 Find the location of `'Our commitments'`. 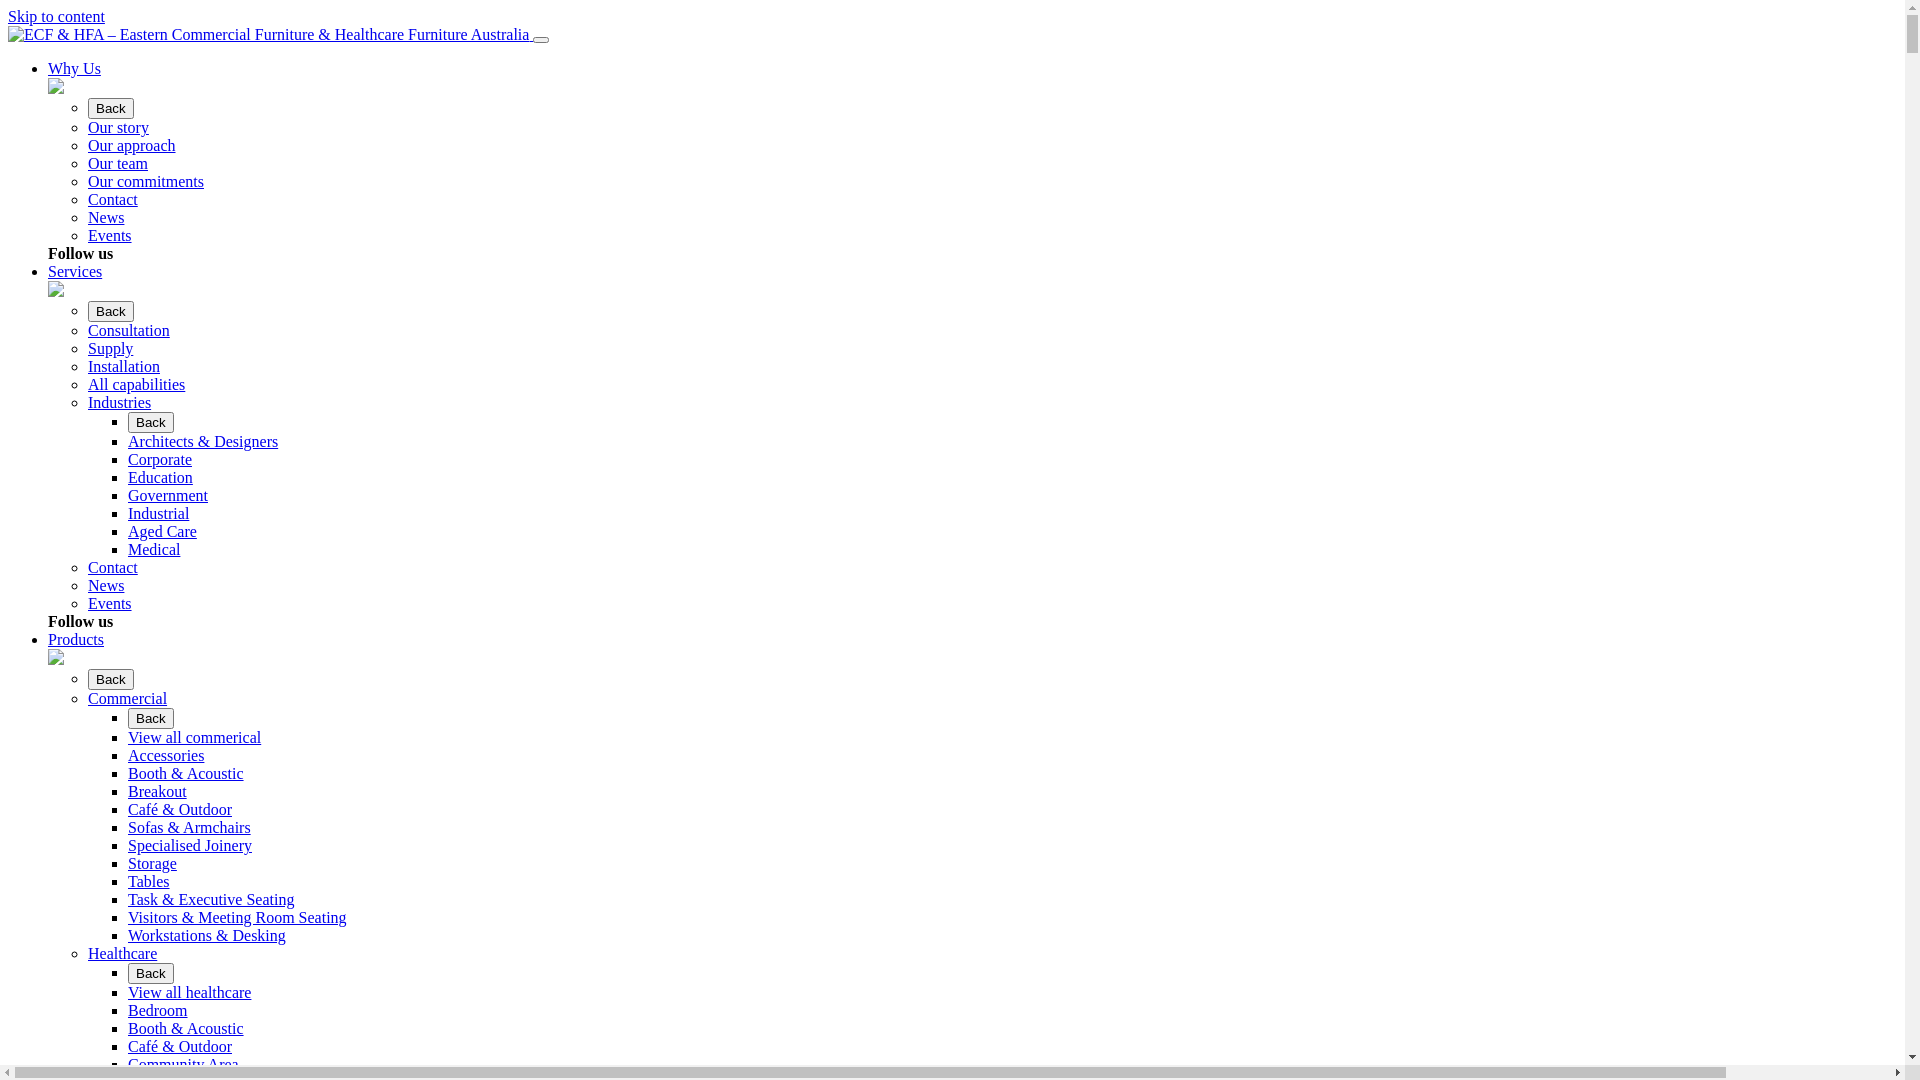

'Our commitments' is located at coordinates (144, 181).